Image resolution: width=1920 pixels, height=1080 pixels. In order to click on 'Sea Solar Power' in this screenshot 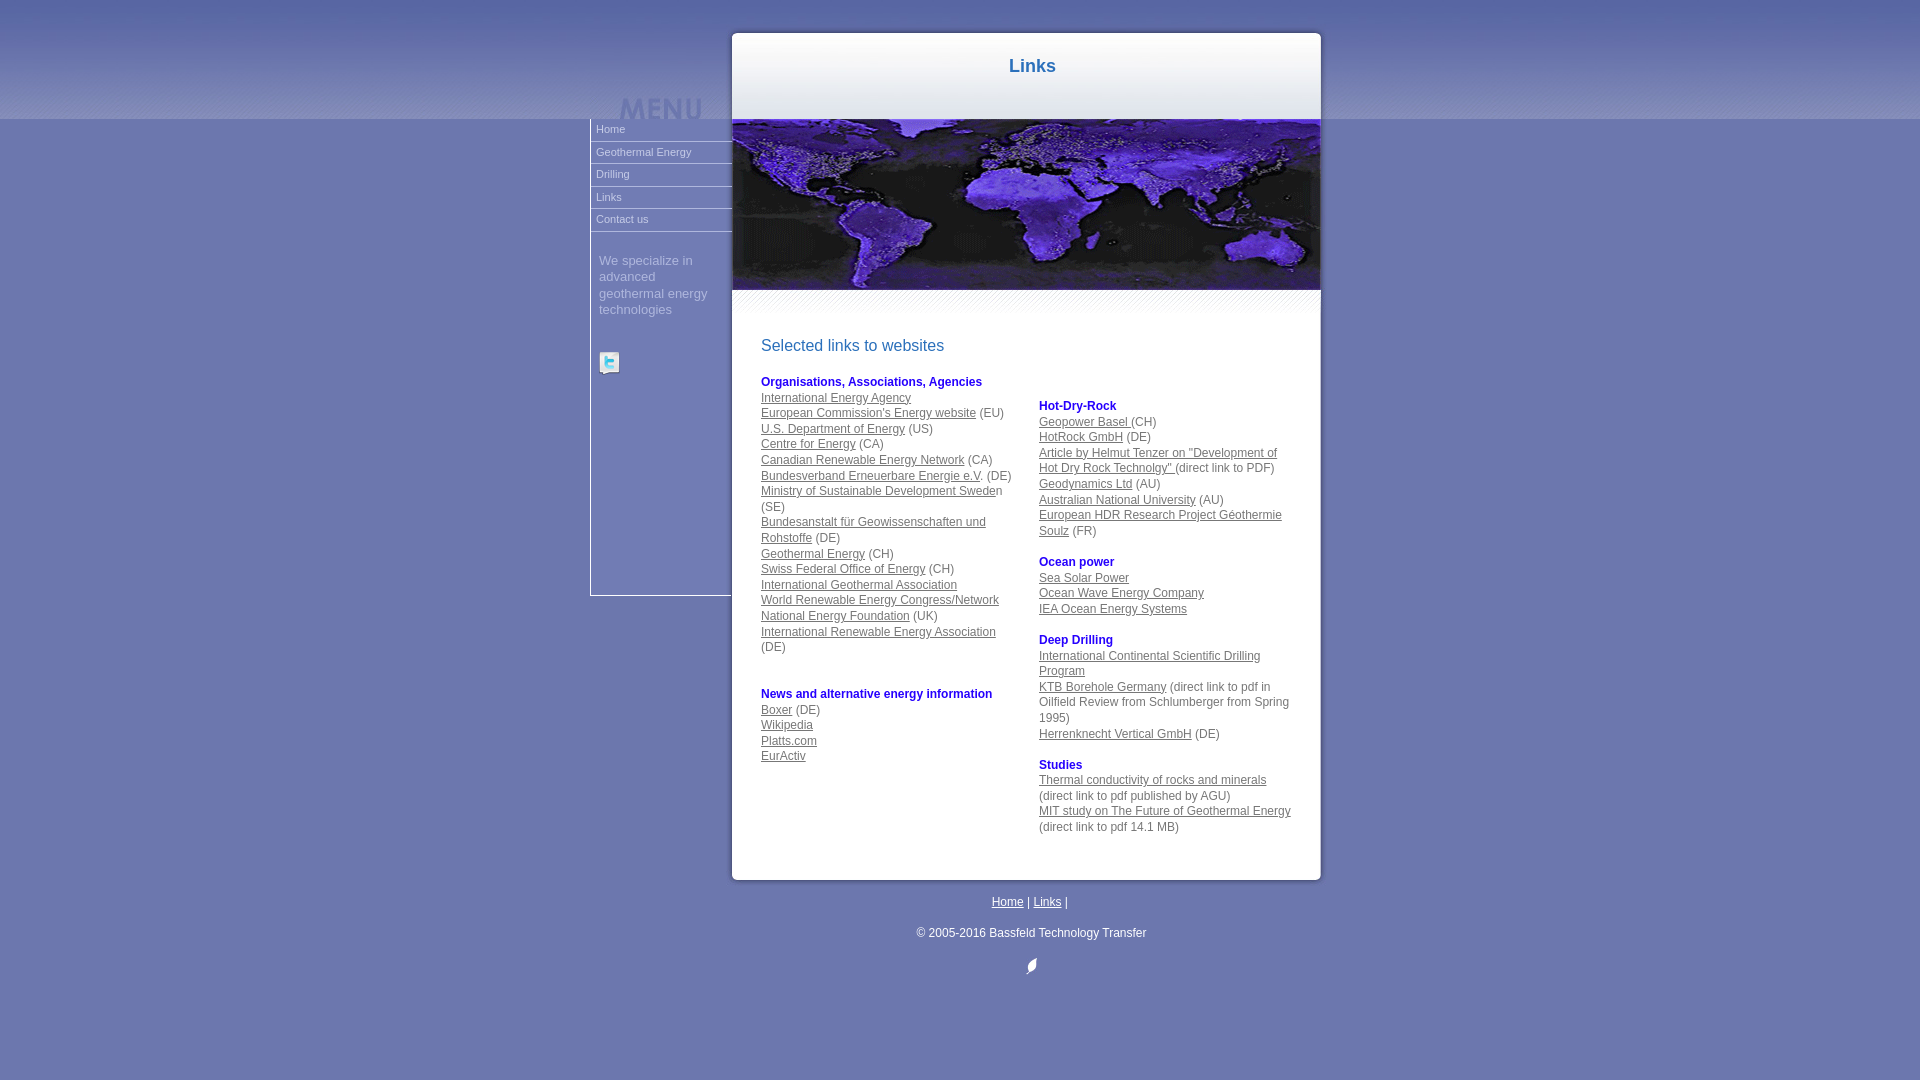, I will do `click(1083, 578)`.